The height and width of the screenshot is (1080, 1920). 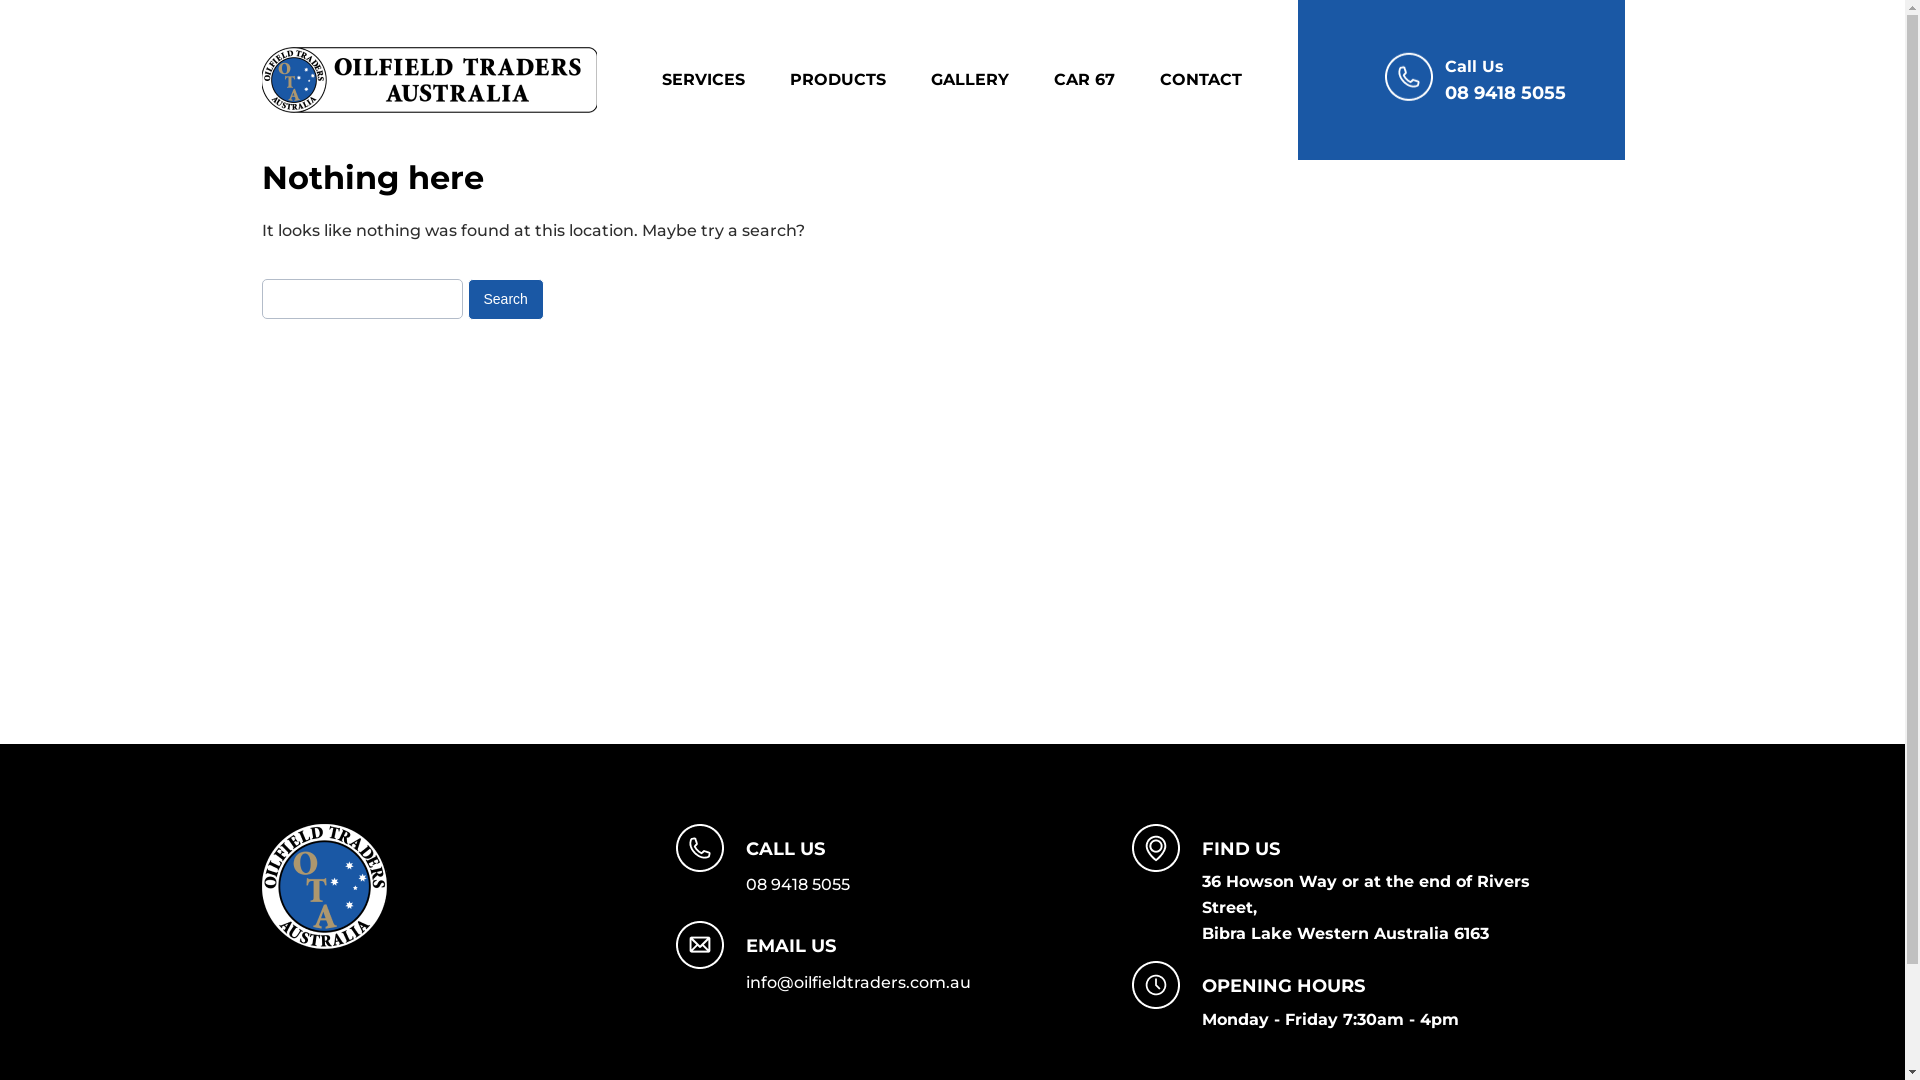 I want to click on 'info@oilfieldtraders.com.au', so click(x=858, y=981).